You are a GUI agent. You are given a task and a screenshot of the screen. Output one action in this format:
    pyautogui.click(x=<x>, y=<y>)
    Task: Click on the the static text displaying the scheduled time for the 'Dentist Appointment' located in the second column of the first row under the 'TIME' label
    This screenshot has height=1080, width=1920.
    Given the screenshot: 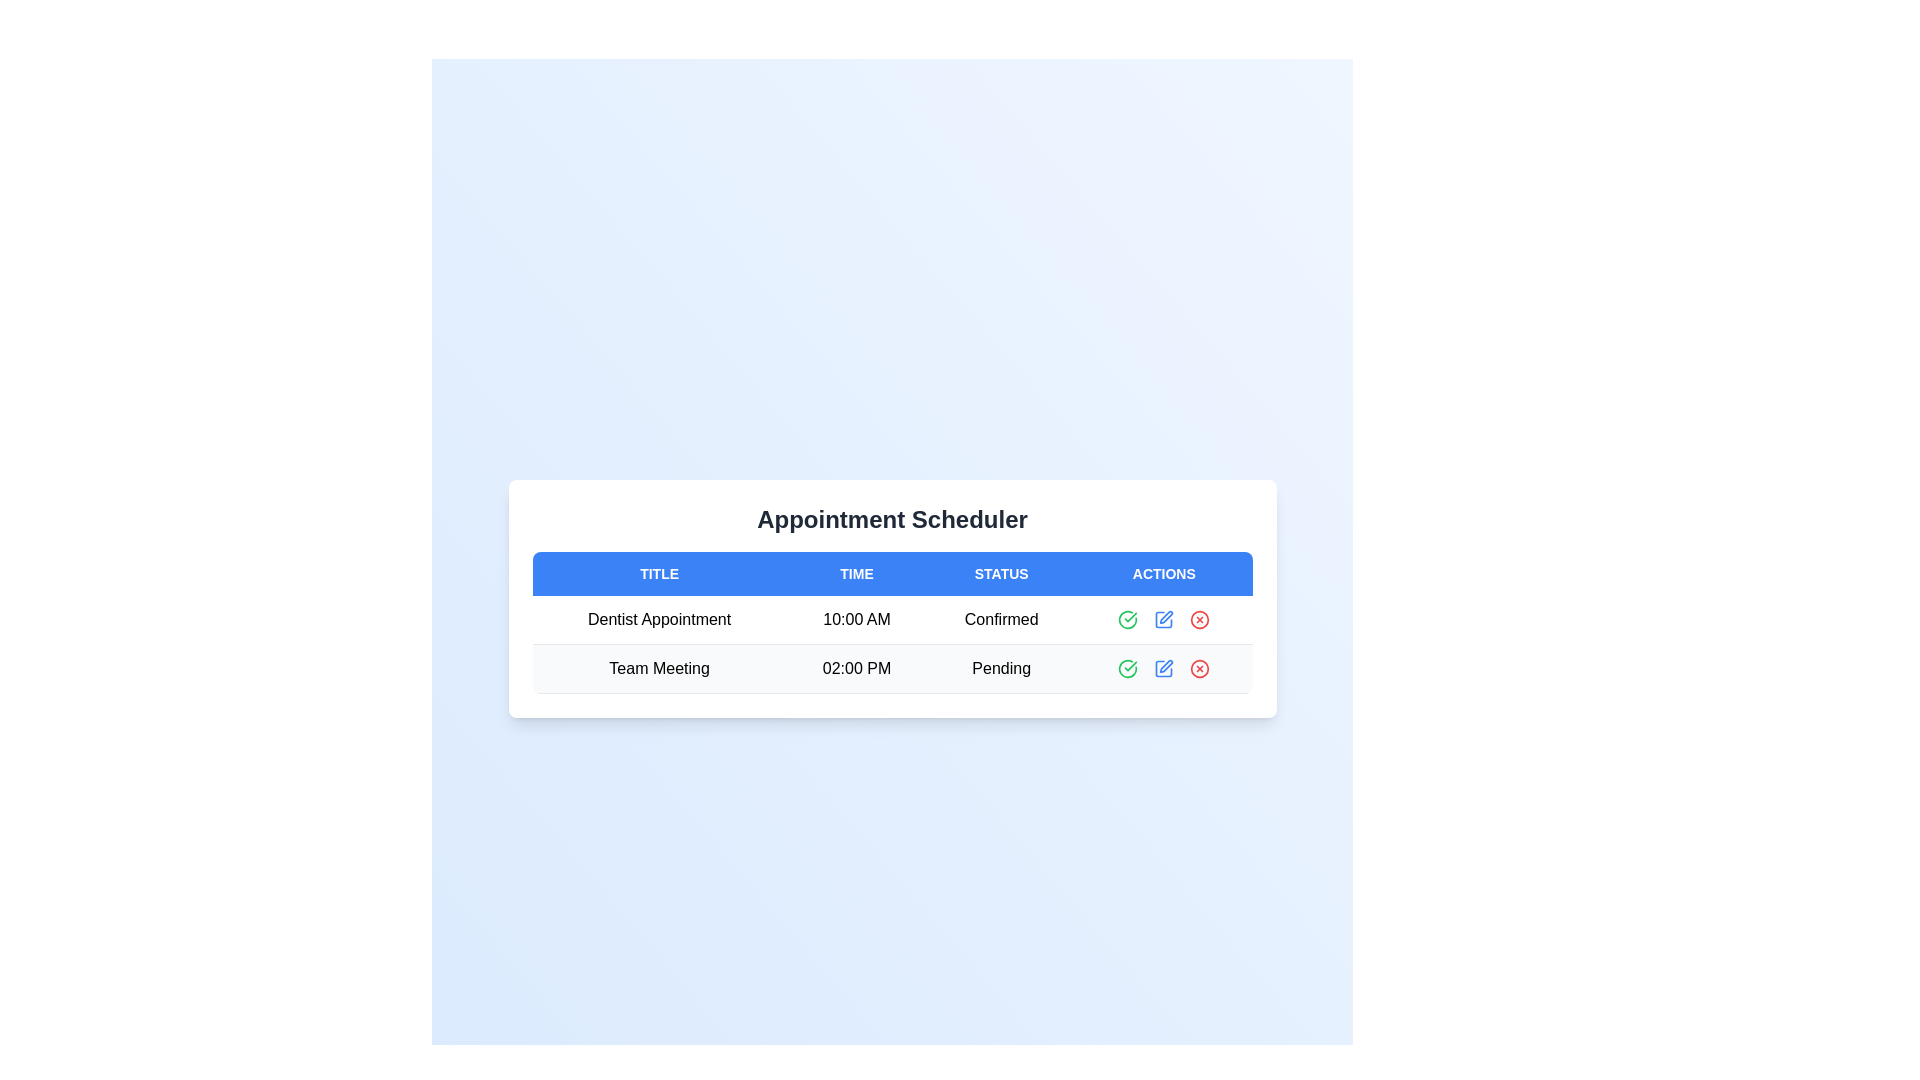 What is the action you would take?
    pyautogui.click(x=857, y=619)
    